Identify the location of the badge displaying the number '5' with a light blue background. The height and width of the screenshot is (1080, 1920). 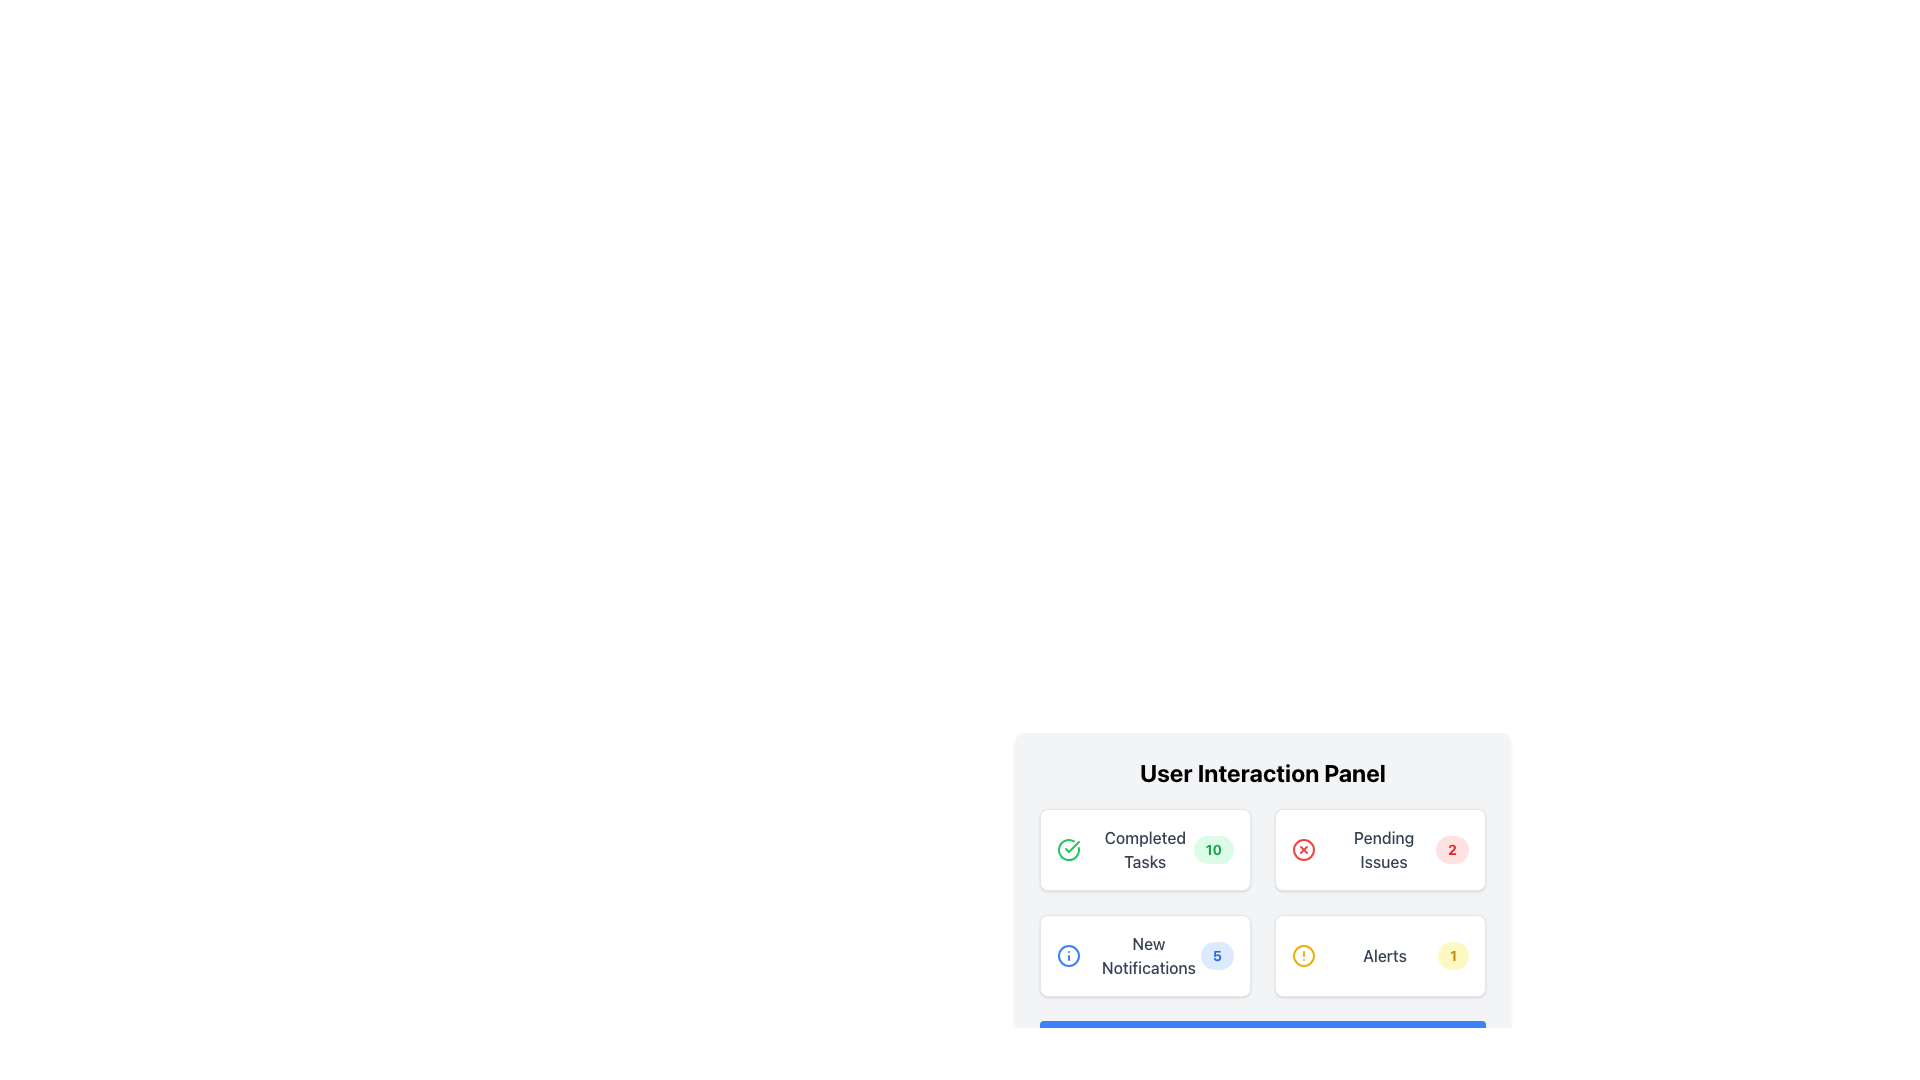
(1216, 955).